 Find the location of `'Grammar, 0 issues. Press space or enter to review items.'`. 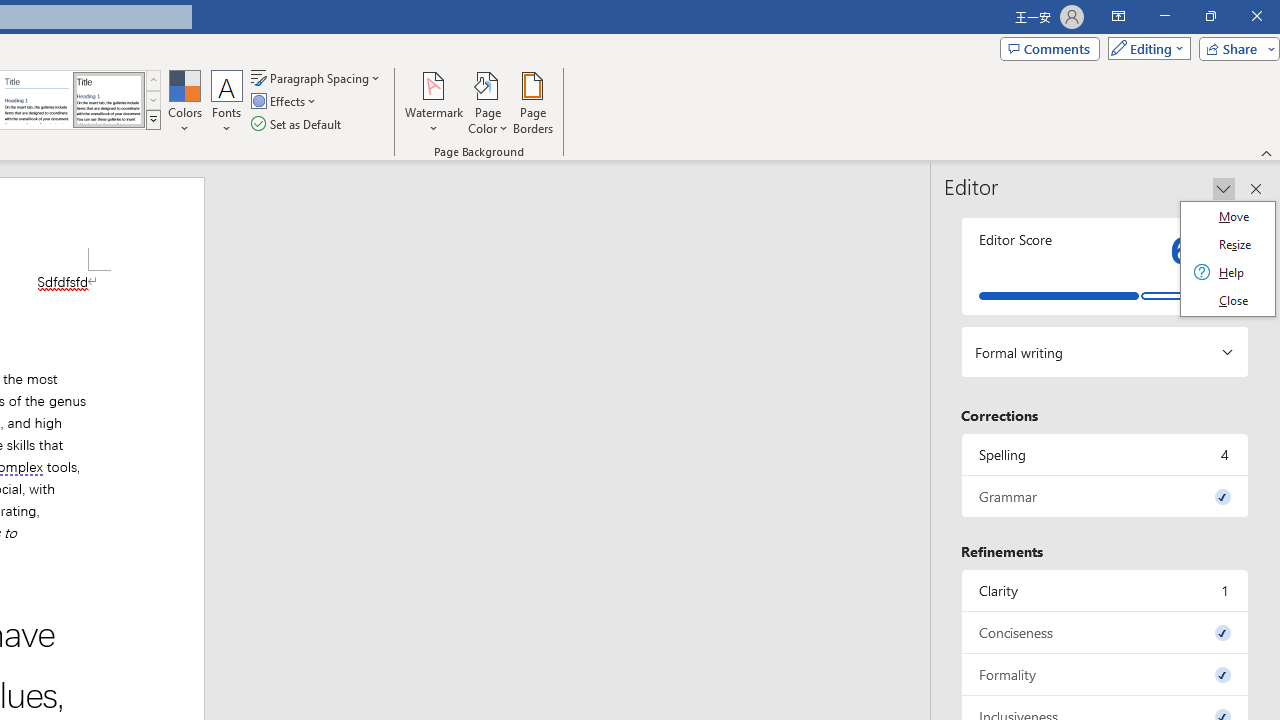

'Grammar, 0 issues. Press space or enter to review items.' is located at coordinates (1104, 495).